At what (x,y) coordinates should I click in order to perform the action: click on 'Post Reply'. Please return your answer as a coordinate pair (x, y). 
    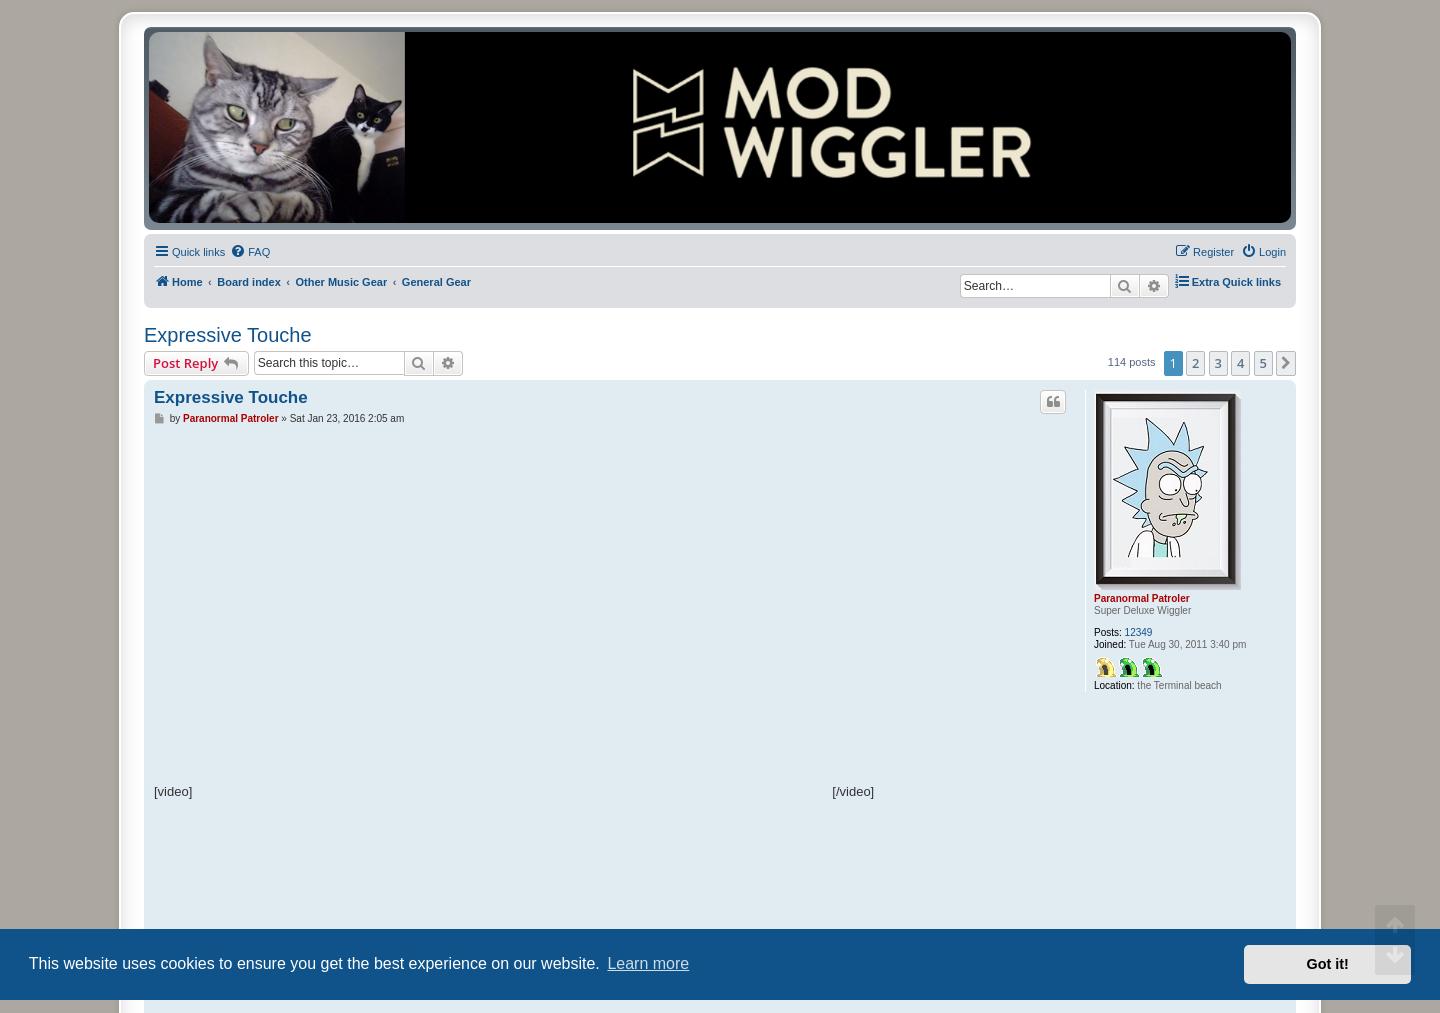
    Looking at the image, I should click on (185, 362).